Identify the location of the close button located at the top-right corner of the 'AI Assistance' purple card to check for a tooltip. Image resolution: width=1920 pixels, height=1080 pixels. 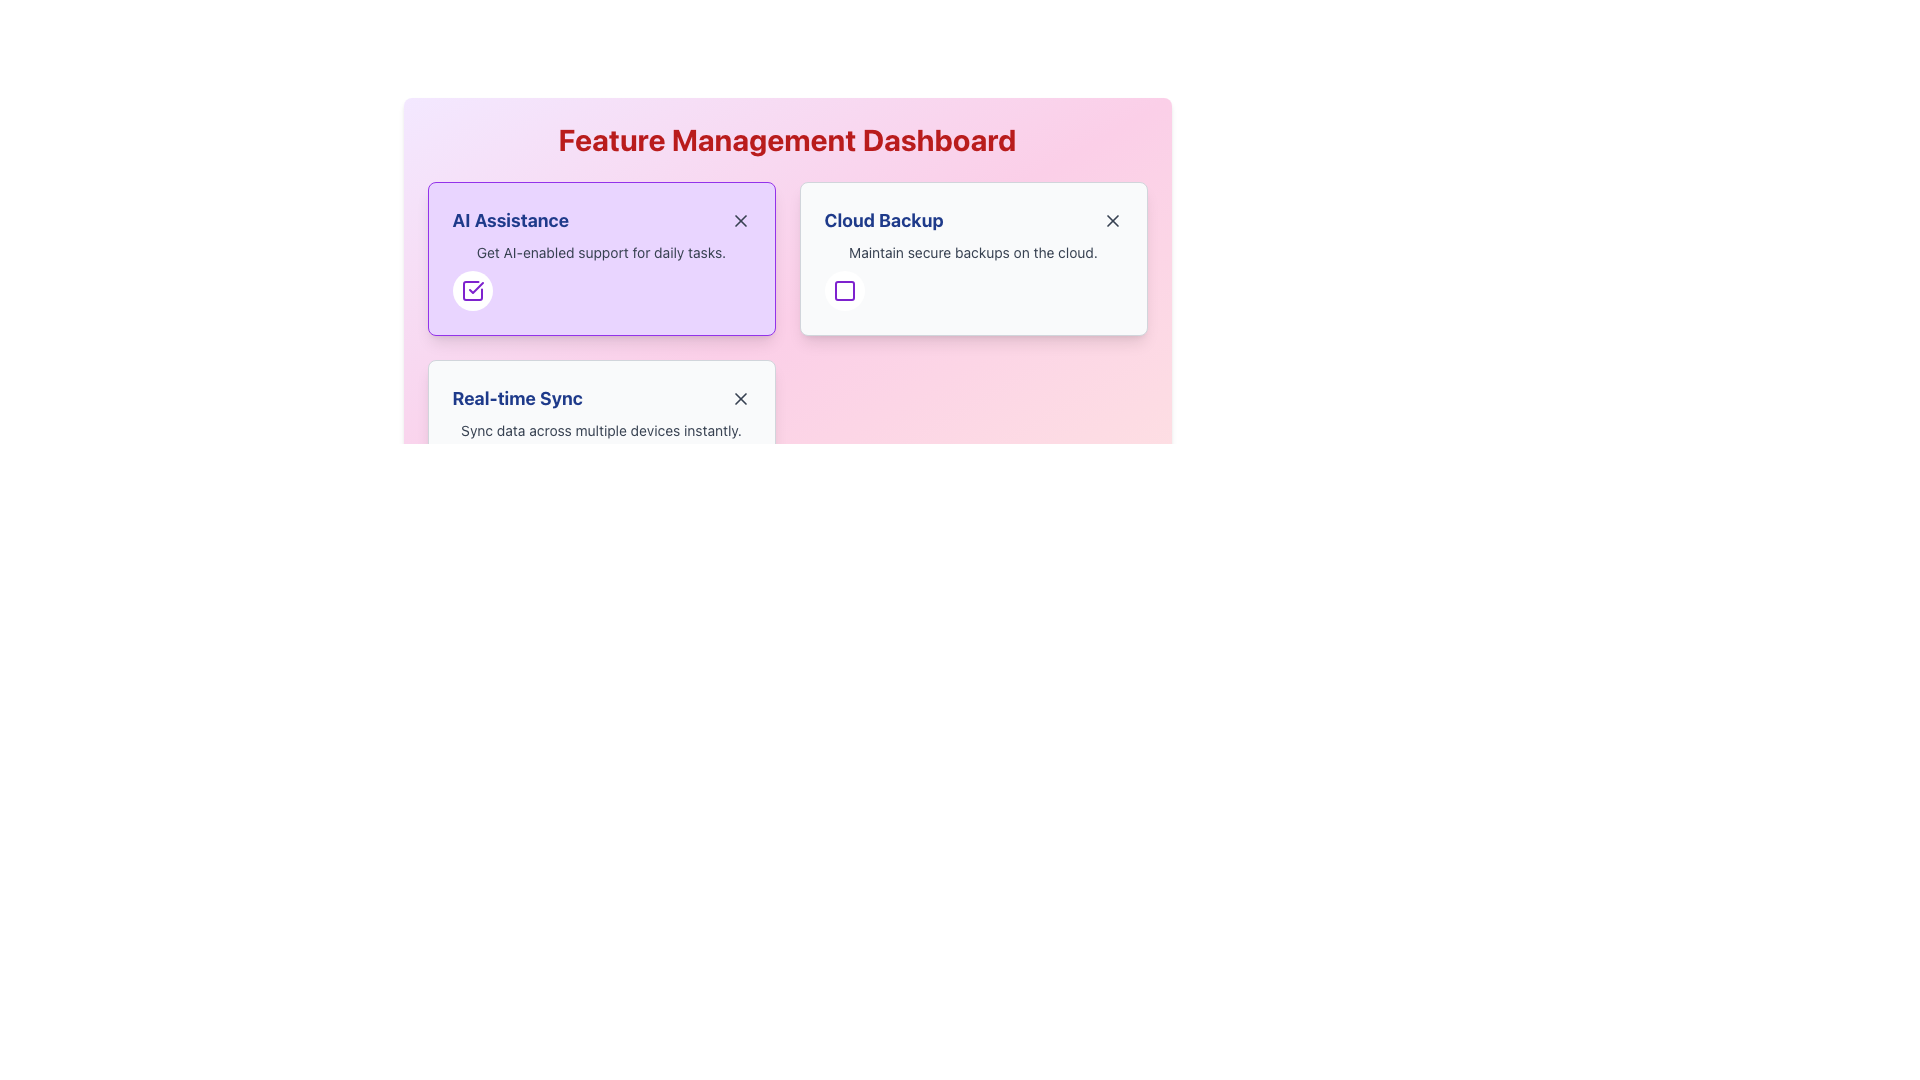
(739, 220).